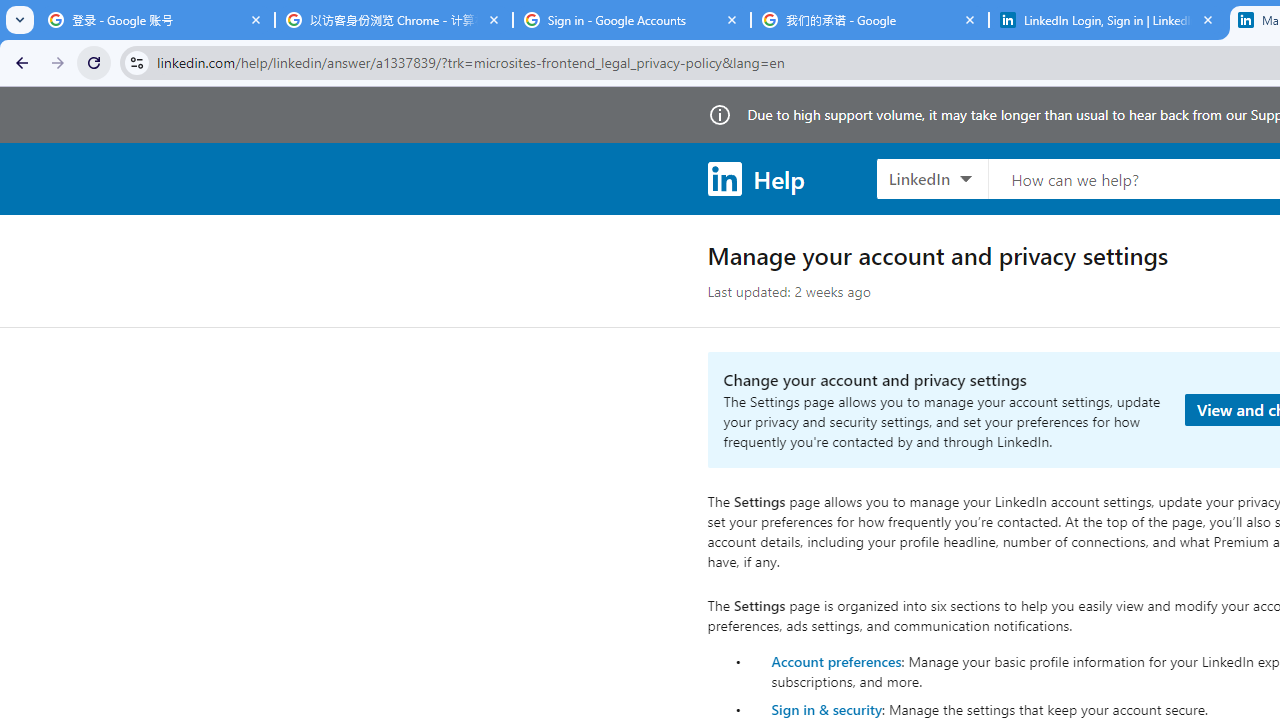 This screenshot has height=720, width=1280. What do you see at coordinates (631, 20) in the screenshot?
I see `'Sign in - Google Accounts'` at bounding box center [631, 20].